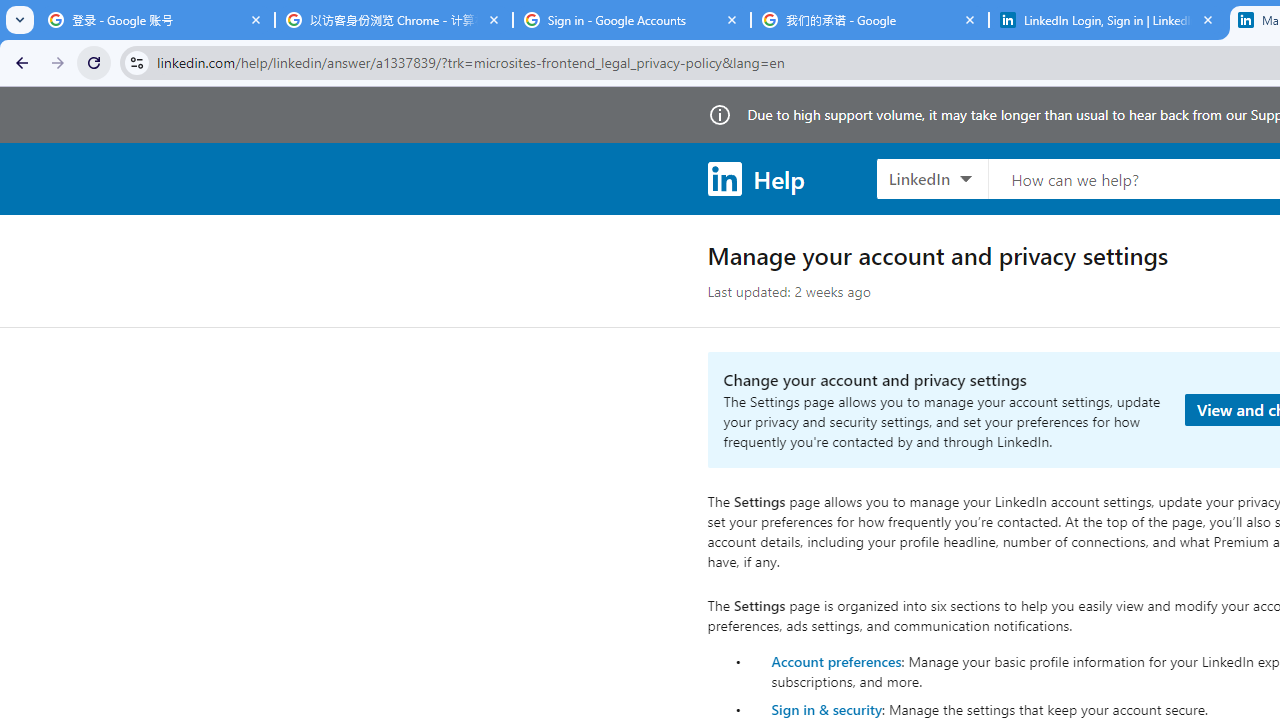 This screenshot has height=720, width=1280. What do you see at coordinates (631, 20) in the screenshot?
I see `'Sign in - Google Accounts'` at bounding box center [631, 20].